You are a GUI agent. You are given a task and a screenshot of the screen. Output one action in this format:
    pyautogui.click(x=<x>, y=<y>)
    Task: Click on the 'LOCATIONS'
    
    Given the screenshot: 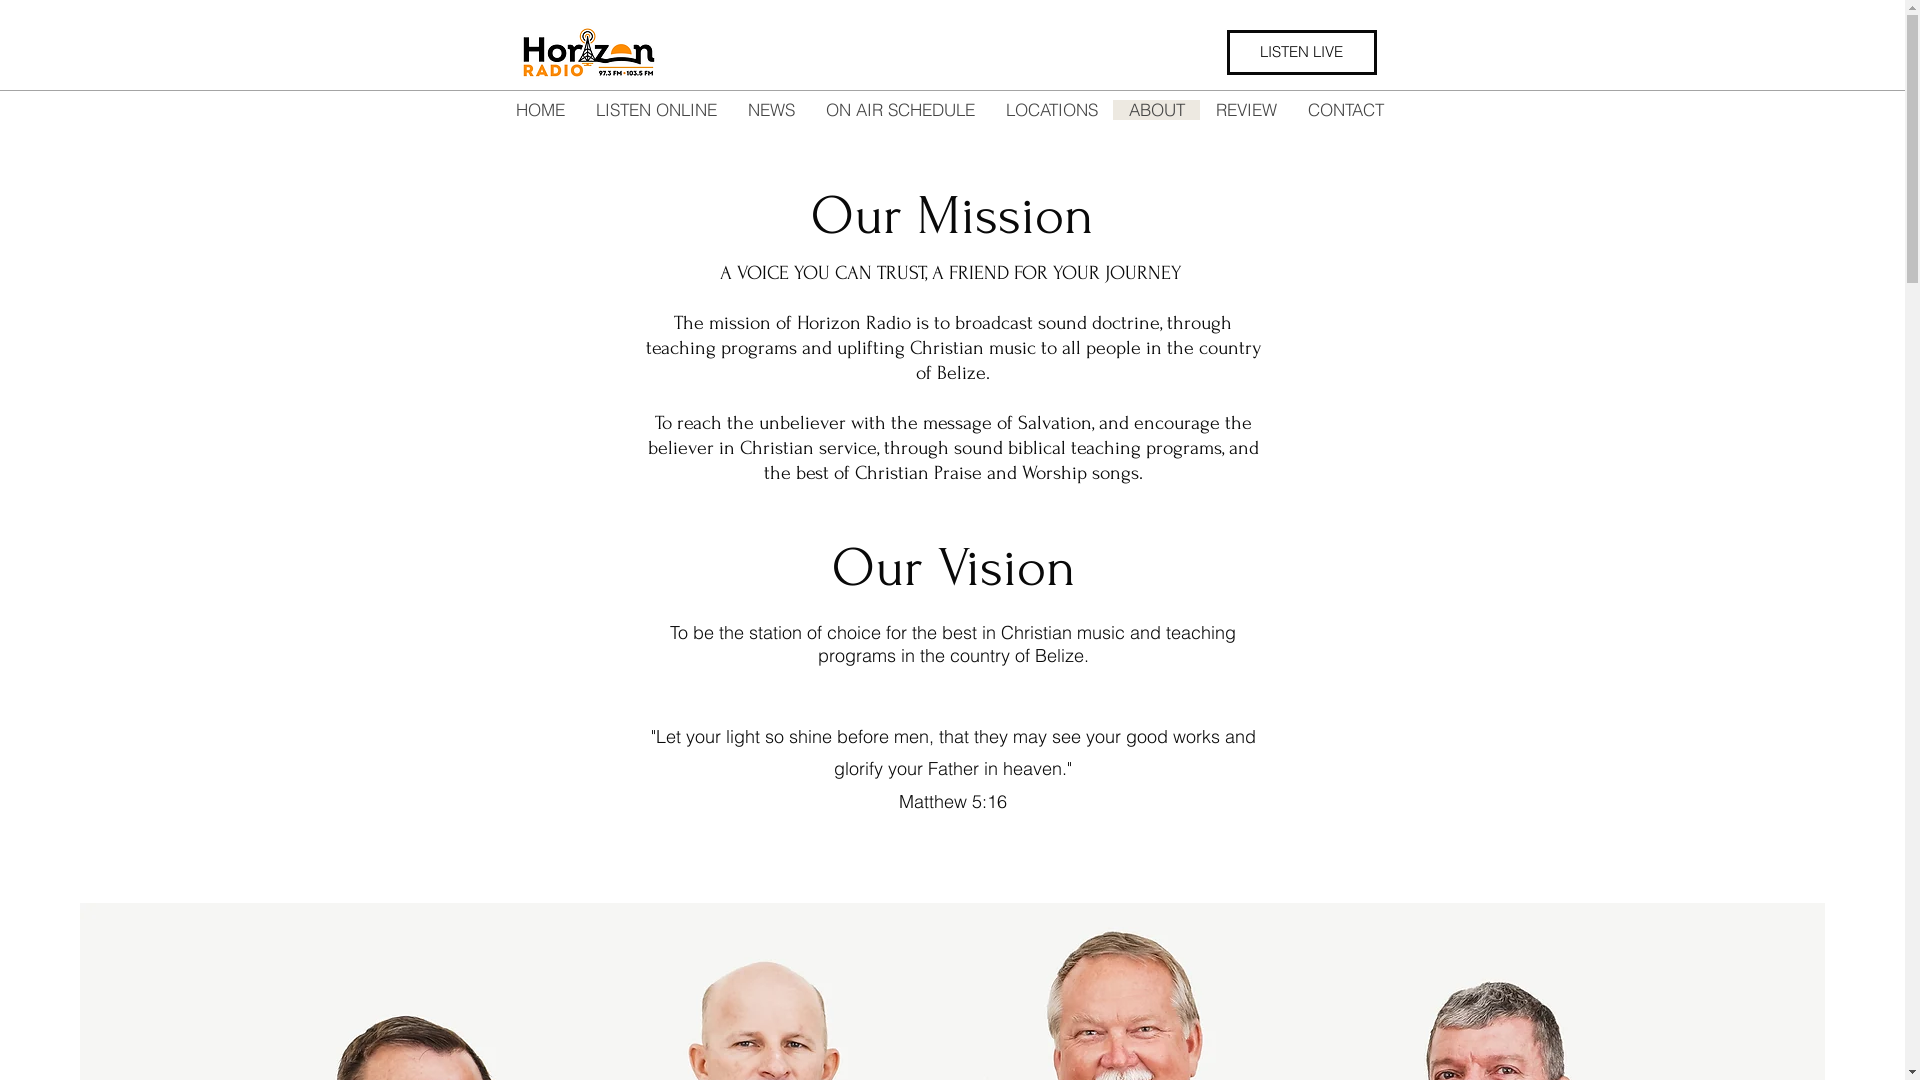 What is the action you would take?
    pyautogui.click(x=1050, y=110)
    